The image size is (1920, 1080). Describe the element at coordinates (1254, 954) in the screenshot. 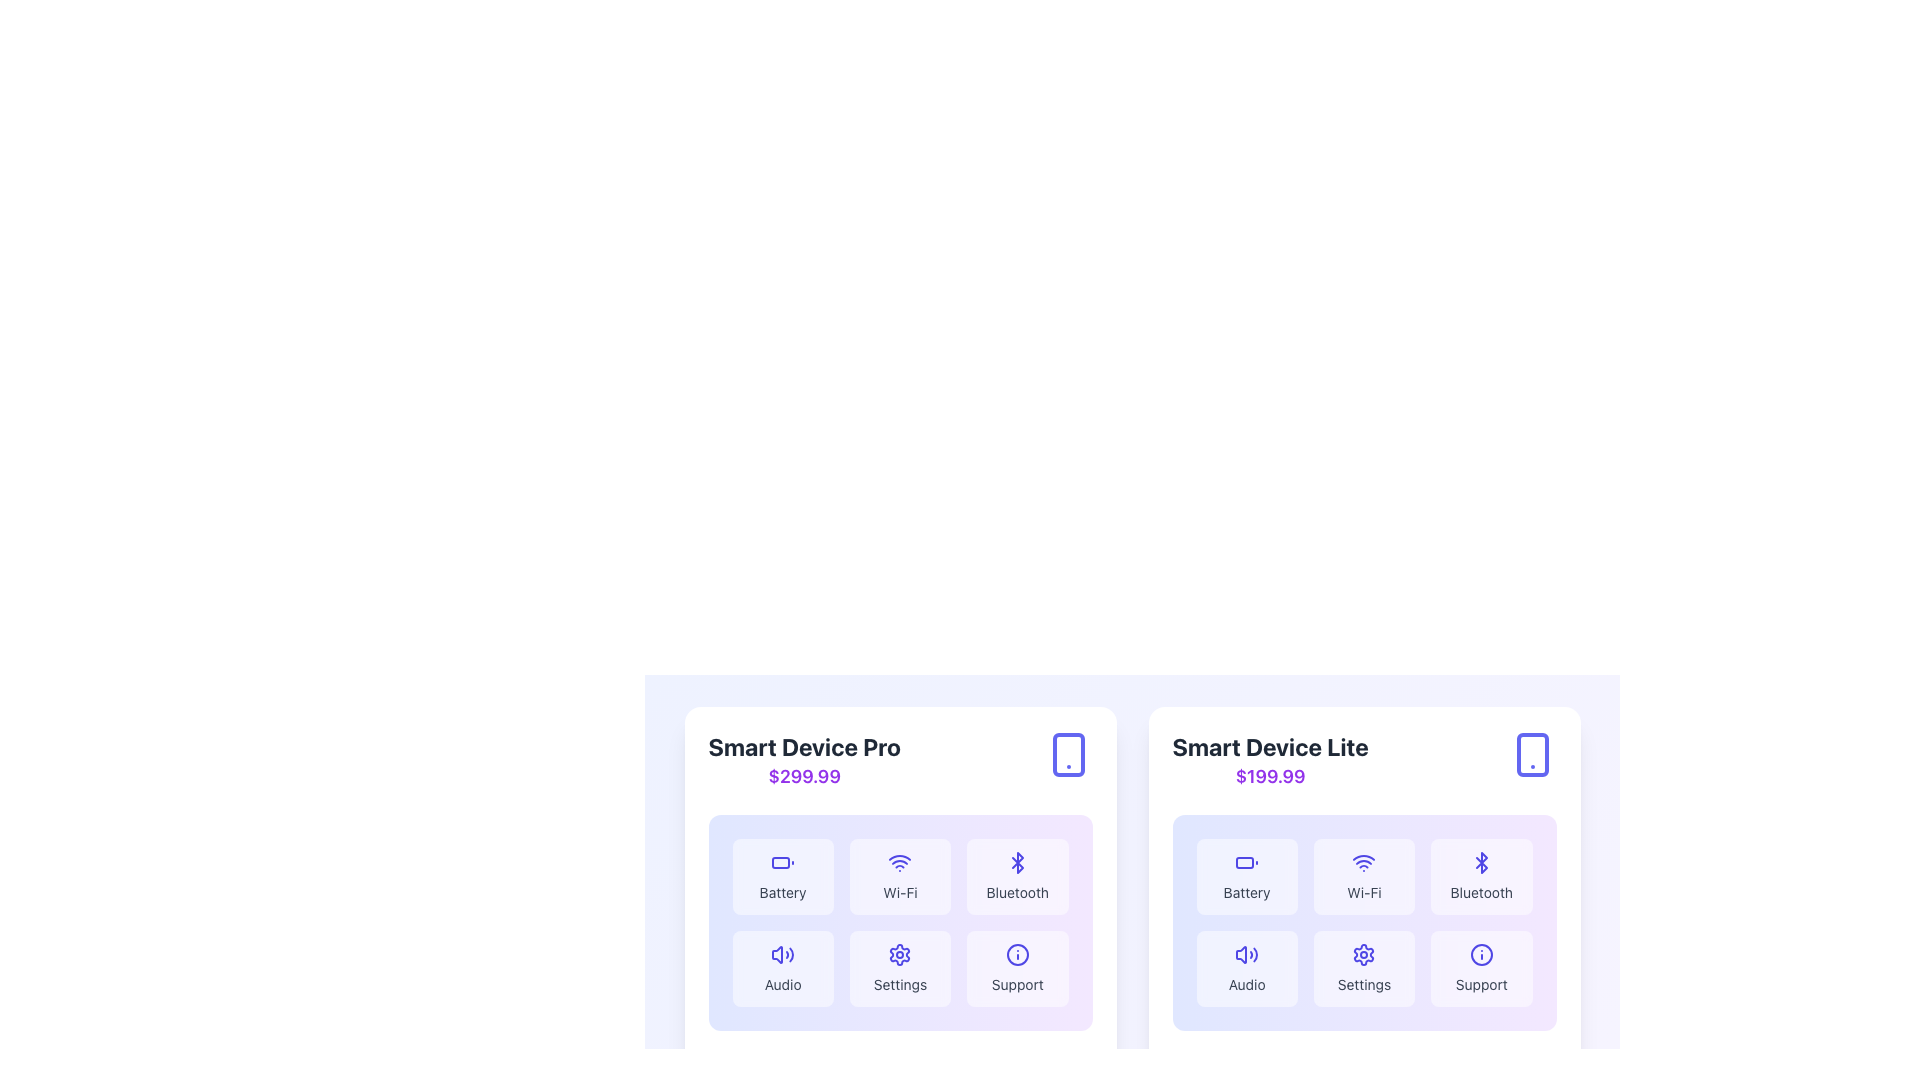

I see `the outermost curve of the sound-related icon in the upper-right corner of the 'Smart Device Lite' card` at that location.